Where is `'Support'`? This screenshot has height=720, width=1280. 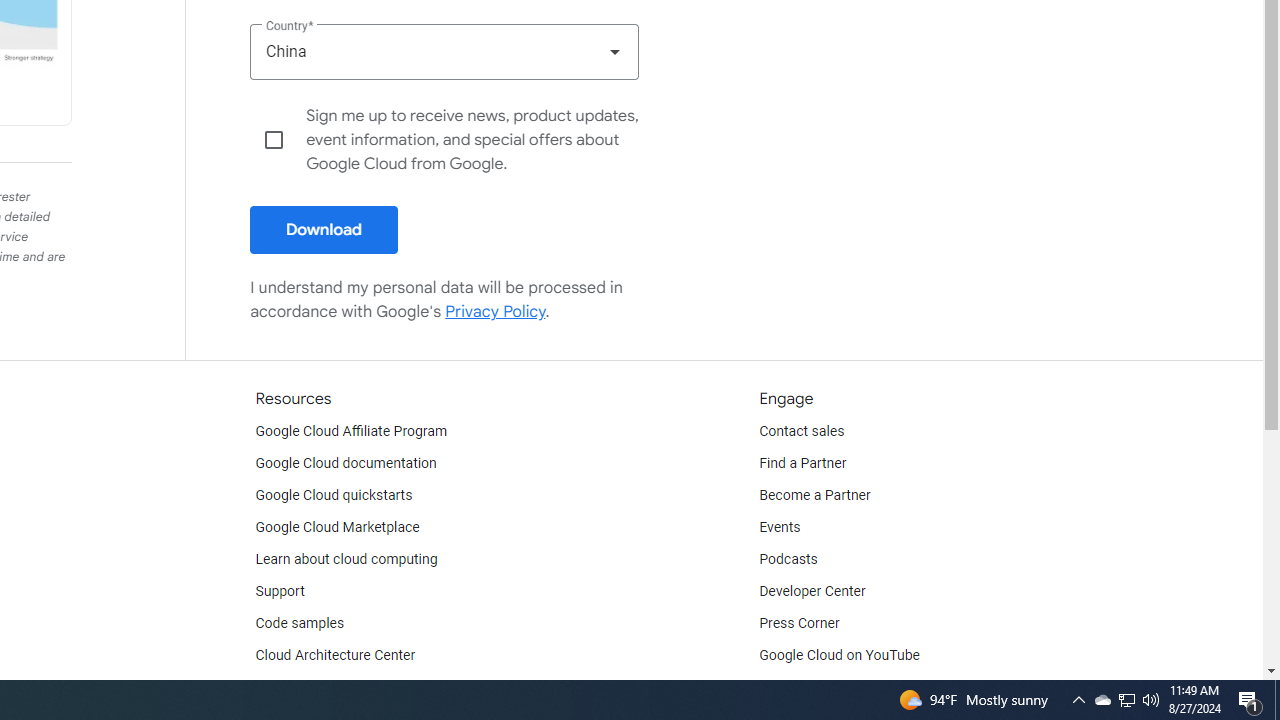
'Support' is located at coordinates (278, 590).